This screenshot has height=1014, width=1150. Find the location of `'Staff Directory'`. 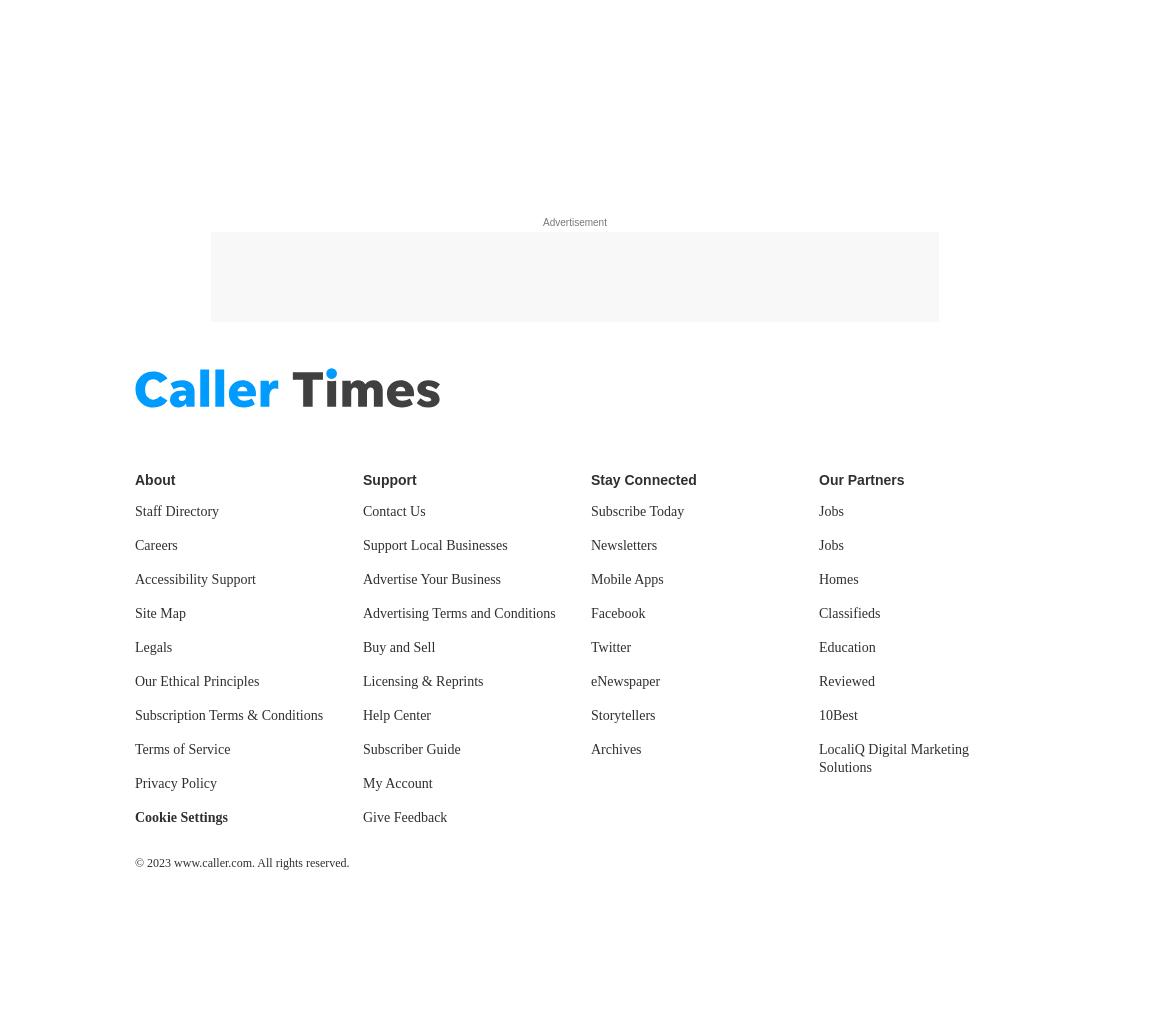

'Staff Directory' is located at coordinates (175, 510).